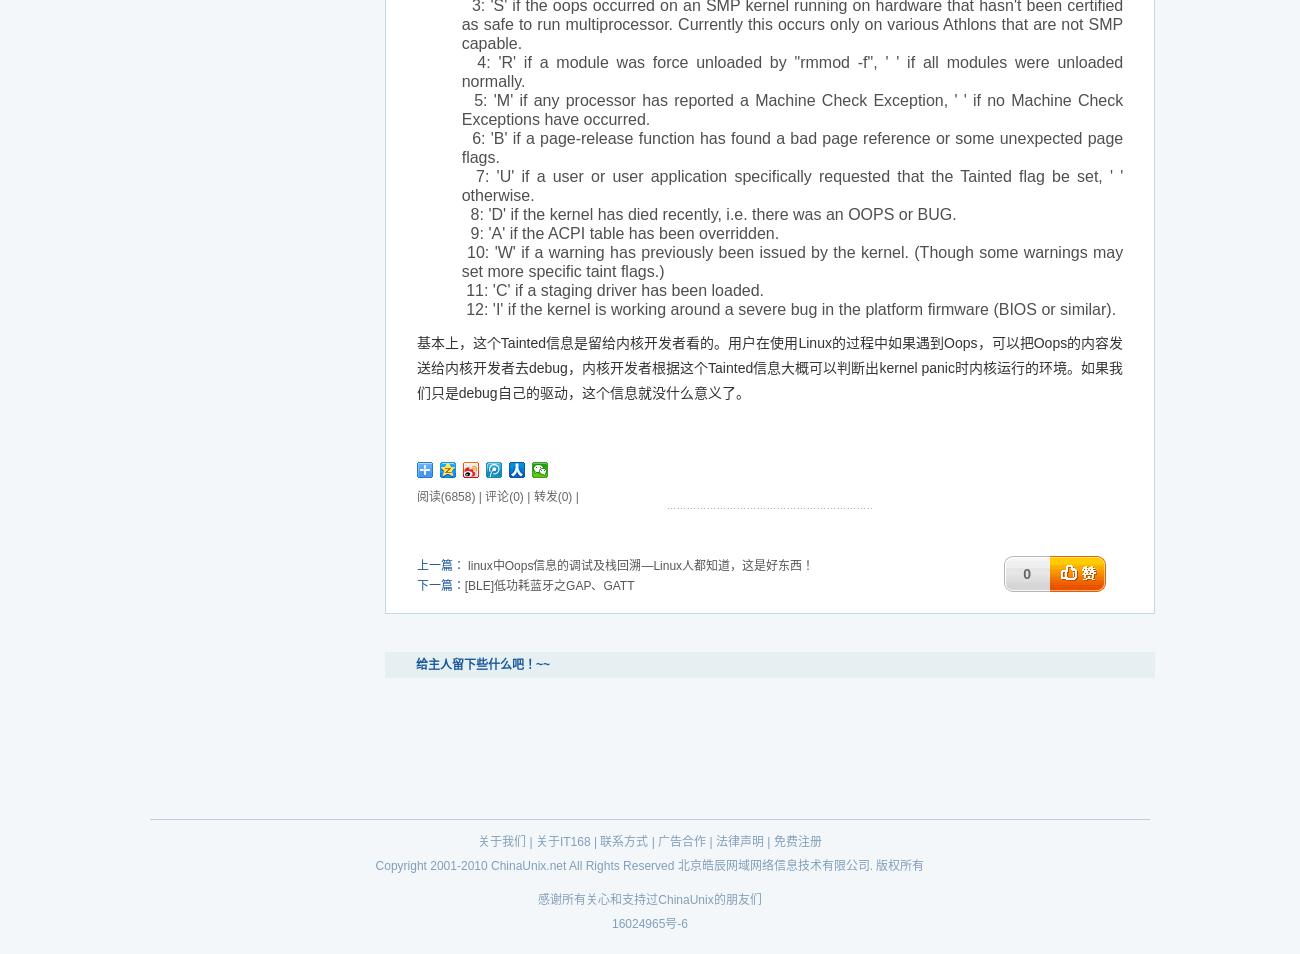 This screenshot has width=1300, height=954. Describe the element at coordinates (790, 261) in the screenshot. I see `'10: 'W' if a warning has previously been issued by the kernel. (Though some warnings may set more specific taint flags.)'` at that location.